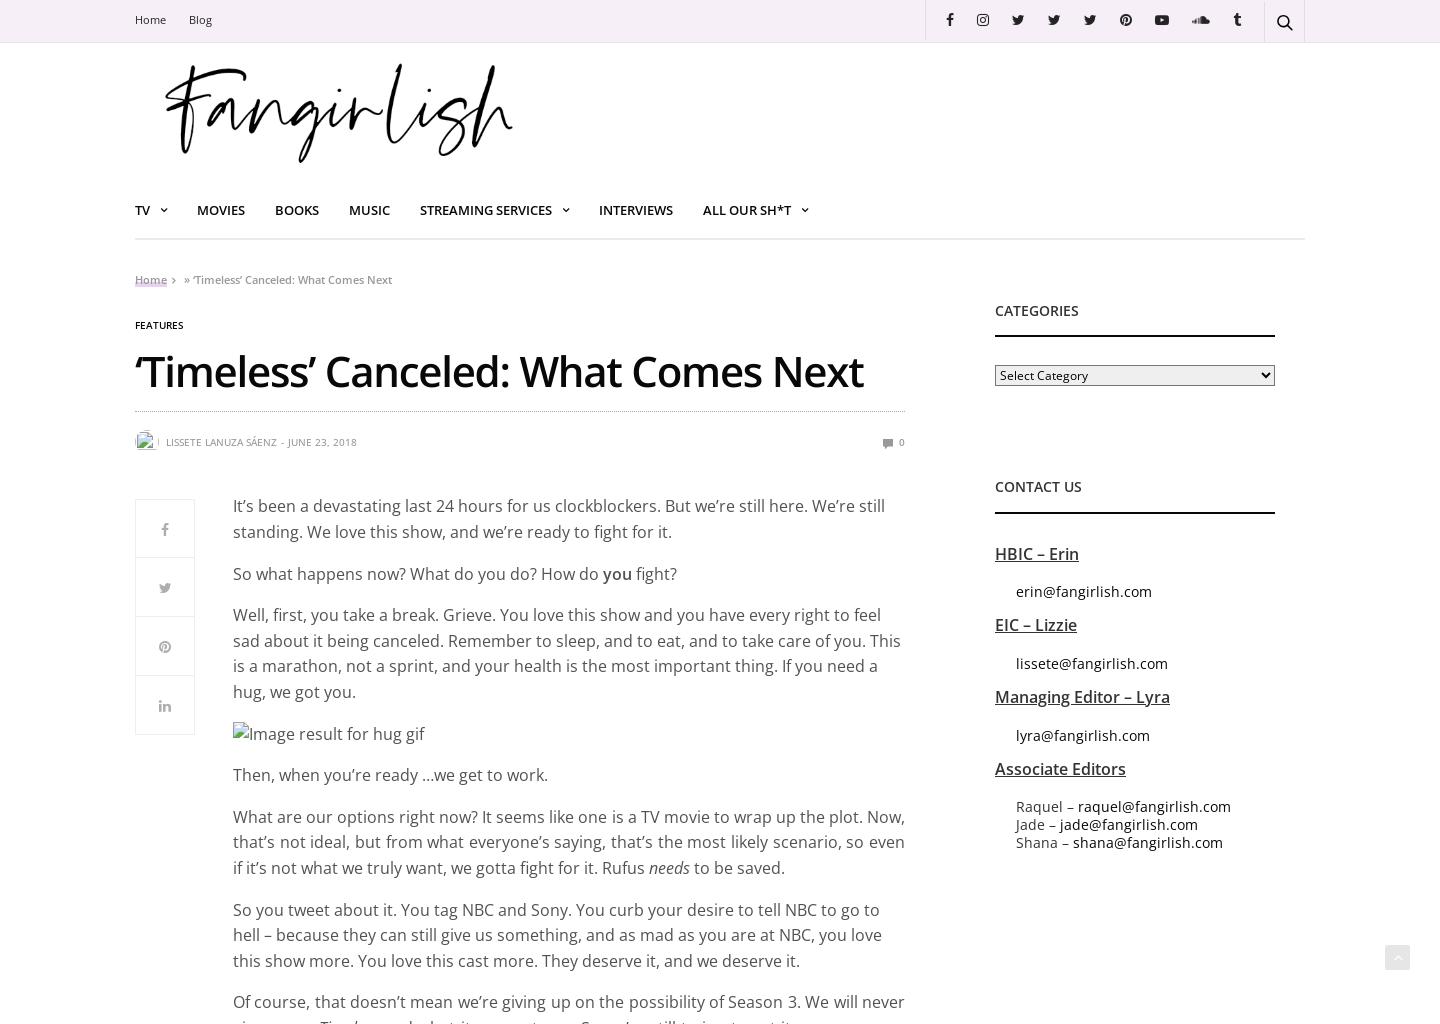 The image size is (1440, 1024). What do you see at coordinates (322, 441) in the screenshot?
I see `'June 23, 2018'` at bounding box center [322, 441].